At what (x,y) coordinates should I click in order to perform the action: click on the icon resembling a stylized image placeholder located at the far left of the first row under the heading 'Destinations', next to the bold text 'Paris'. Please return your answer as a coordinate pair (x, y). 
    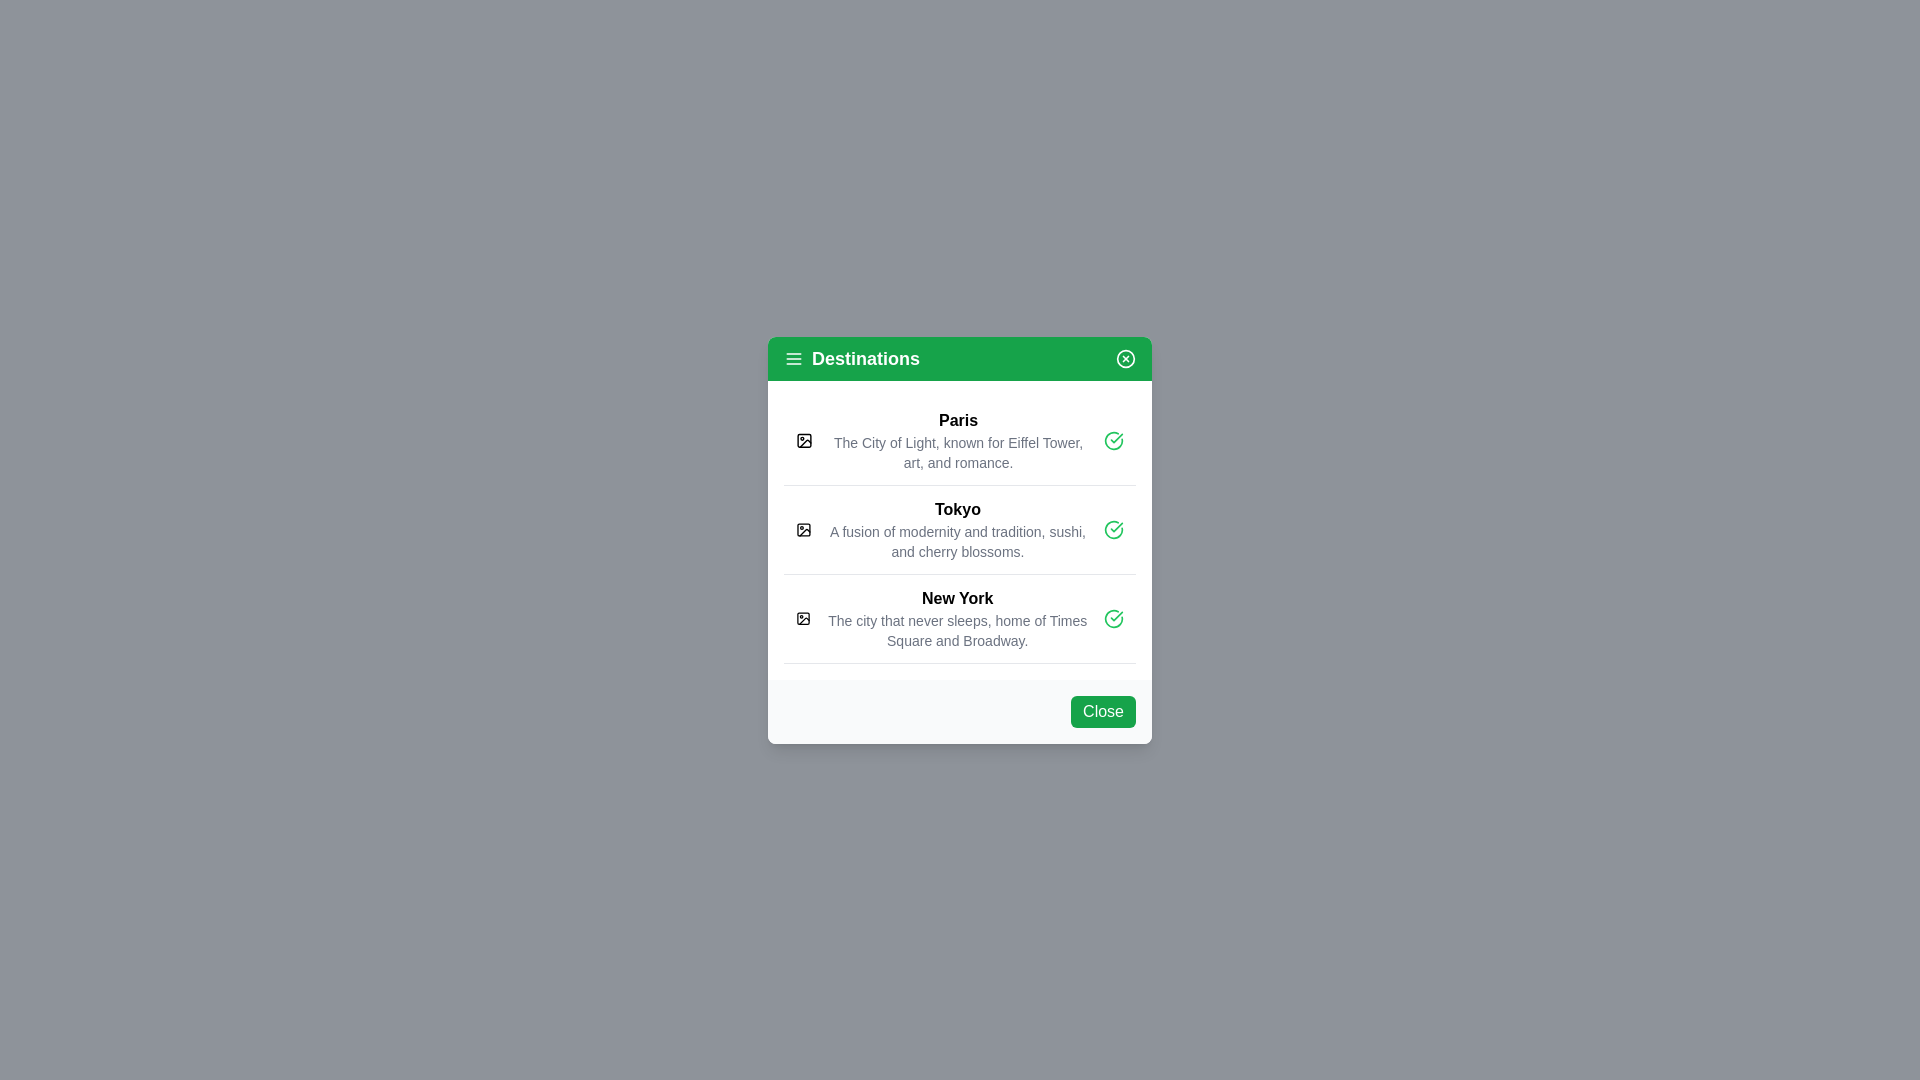
    Looking at the image, I should click on (804, 439).